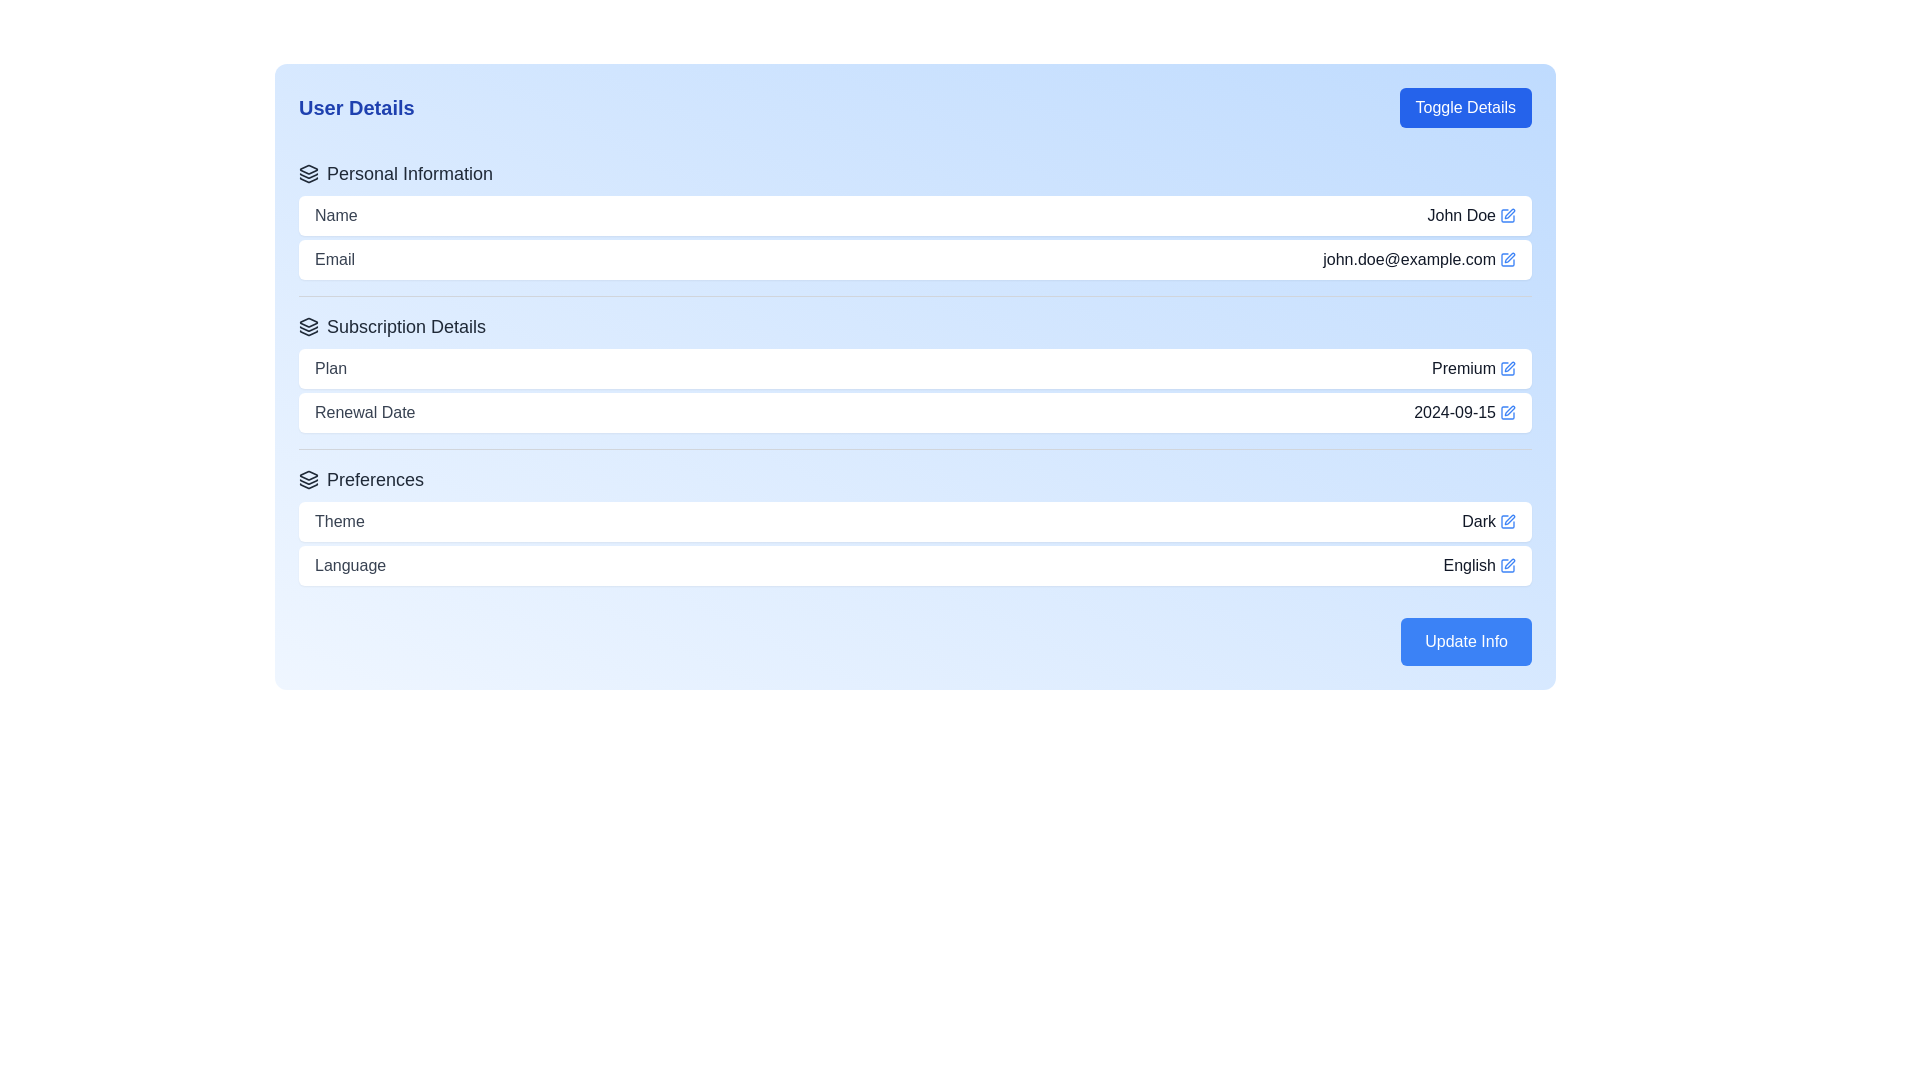 This screenshot has height=1080, width=1920. I want to click on the blue pen icon located in the 'Preferences' section next to the text 'Dark' to initiate the edit action, so click(1507, 520).